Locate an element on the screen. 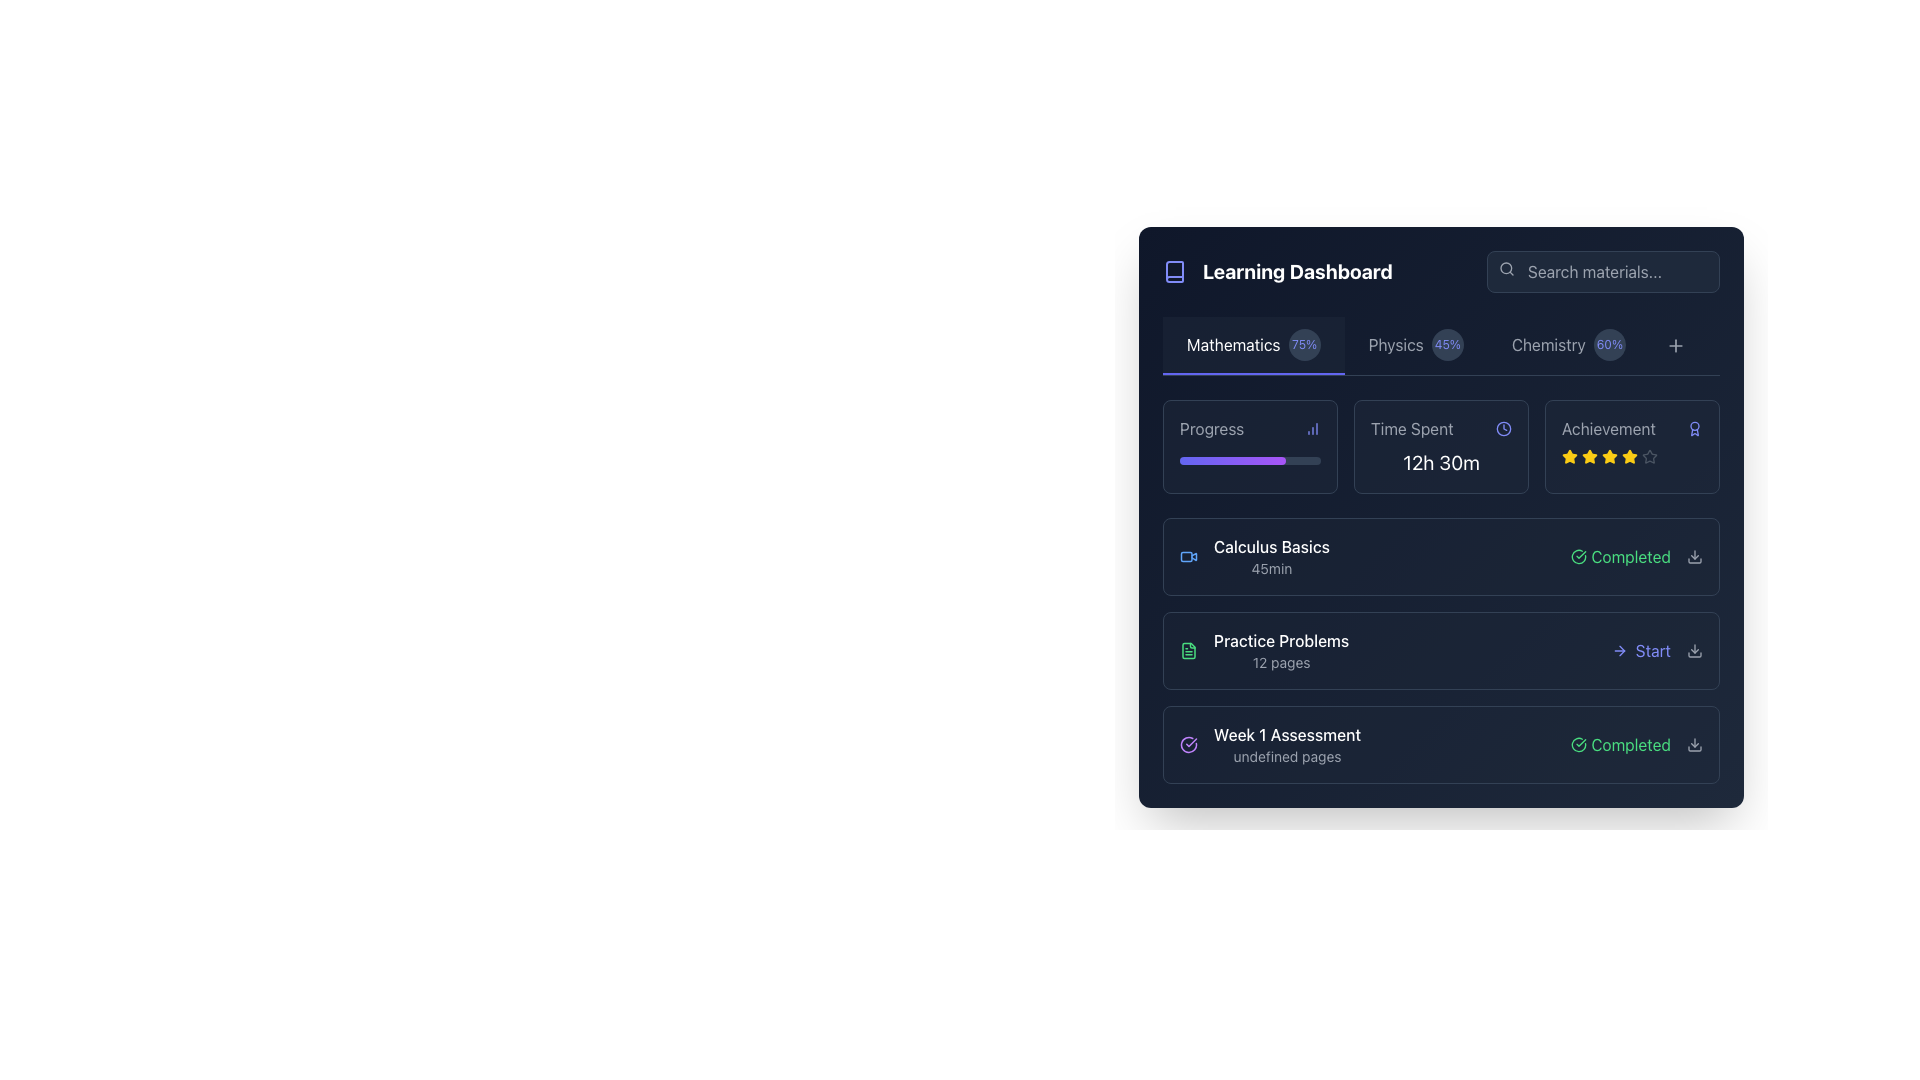  the download icon button located to the right of the text 'Completed' in the 'Week 1 Assessment' section to initiate the download is located at coordinates (1693, 744).